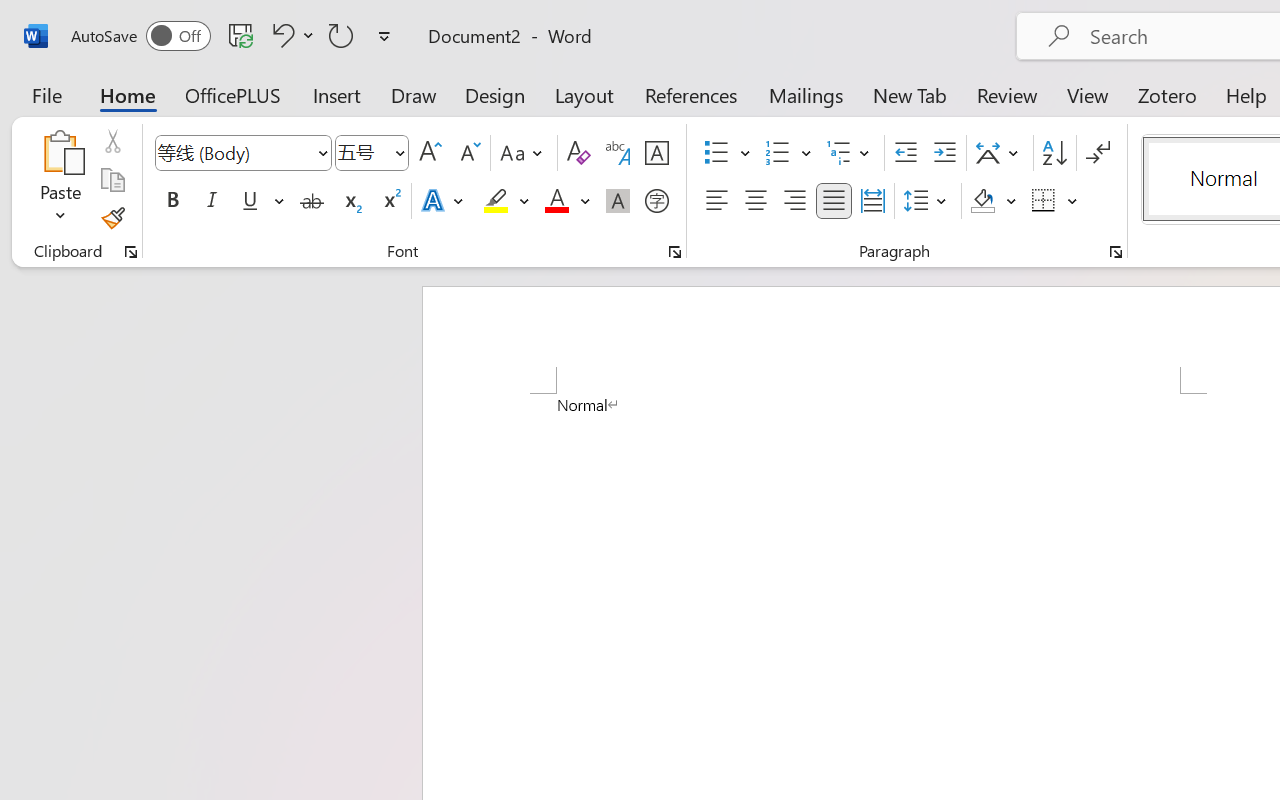  I want to click on 'Font', so click(242, 153).